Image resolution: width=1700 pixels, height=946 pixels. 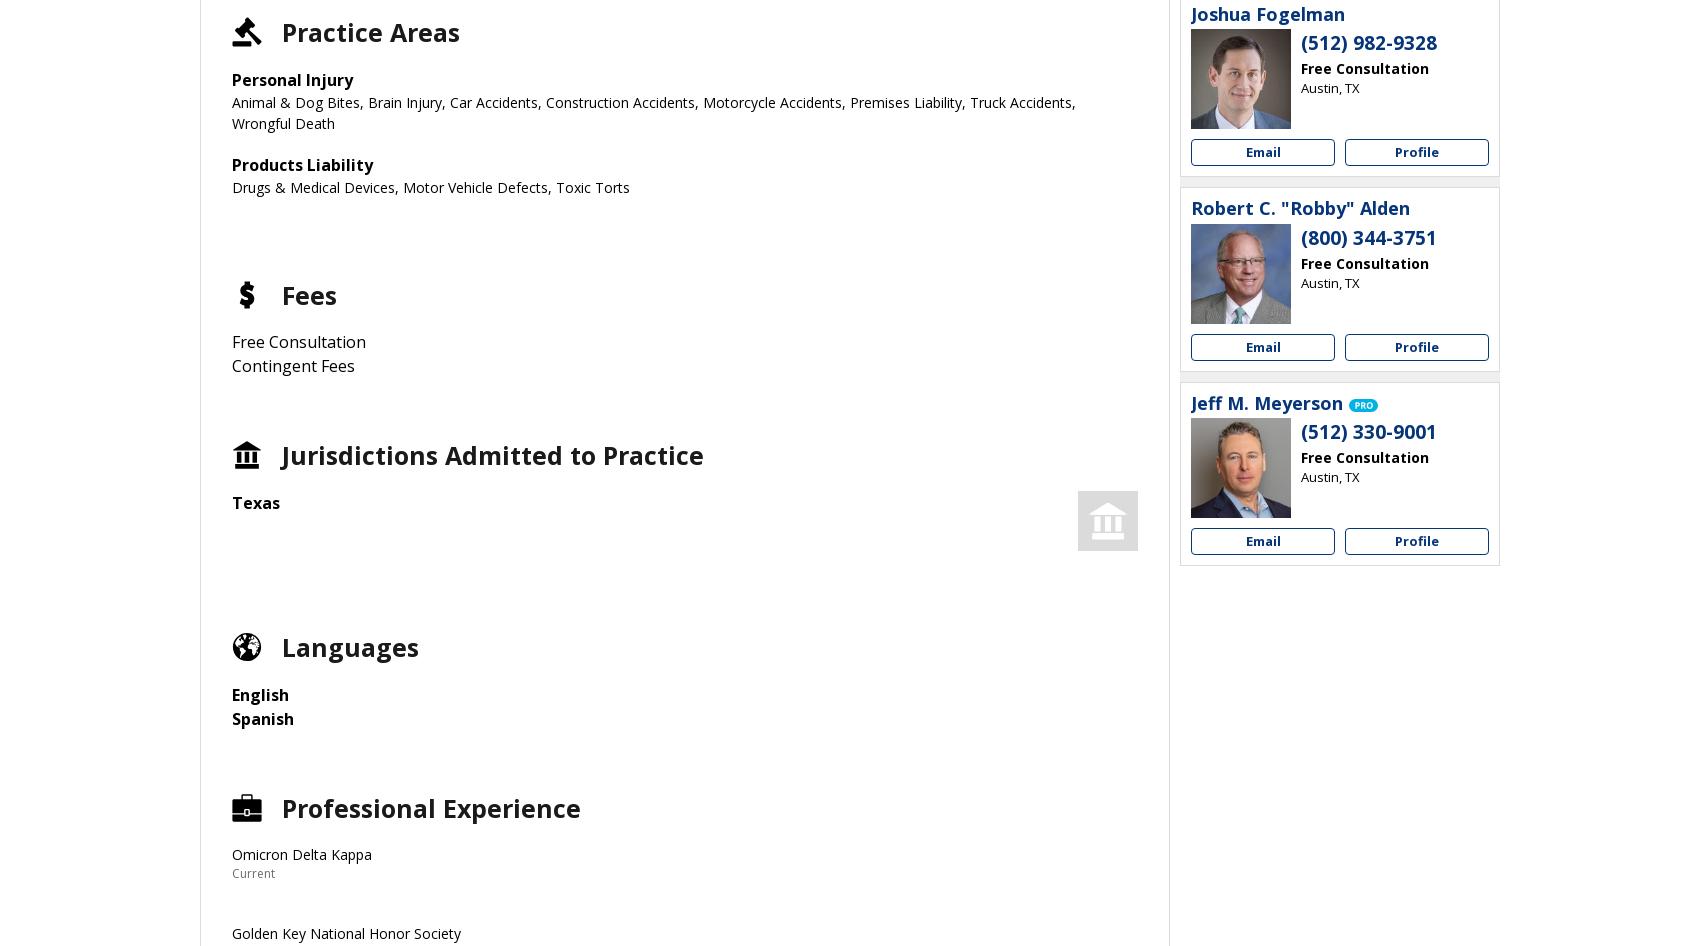 I want to click on 'Texas', so click(x=256, y=502).